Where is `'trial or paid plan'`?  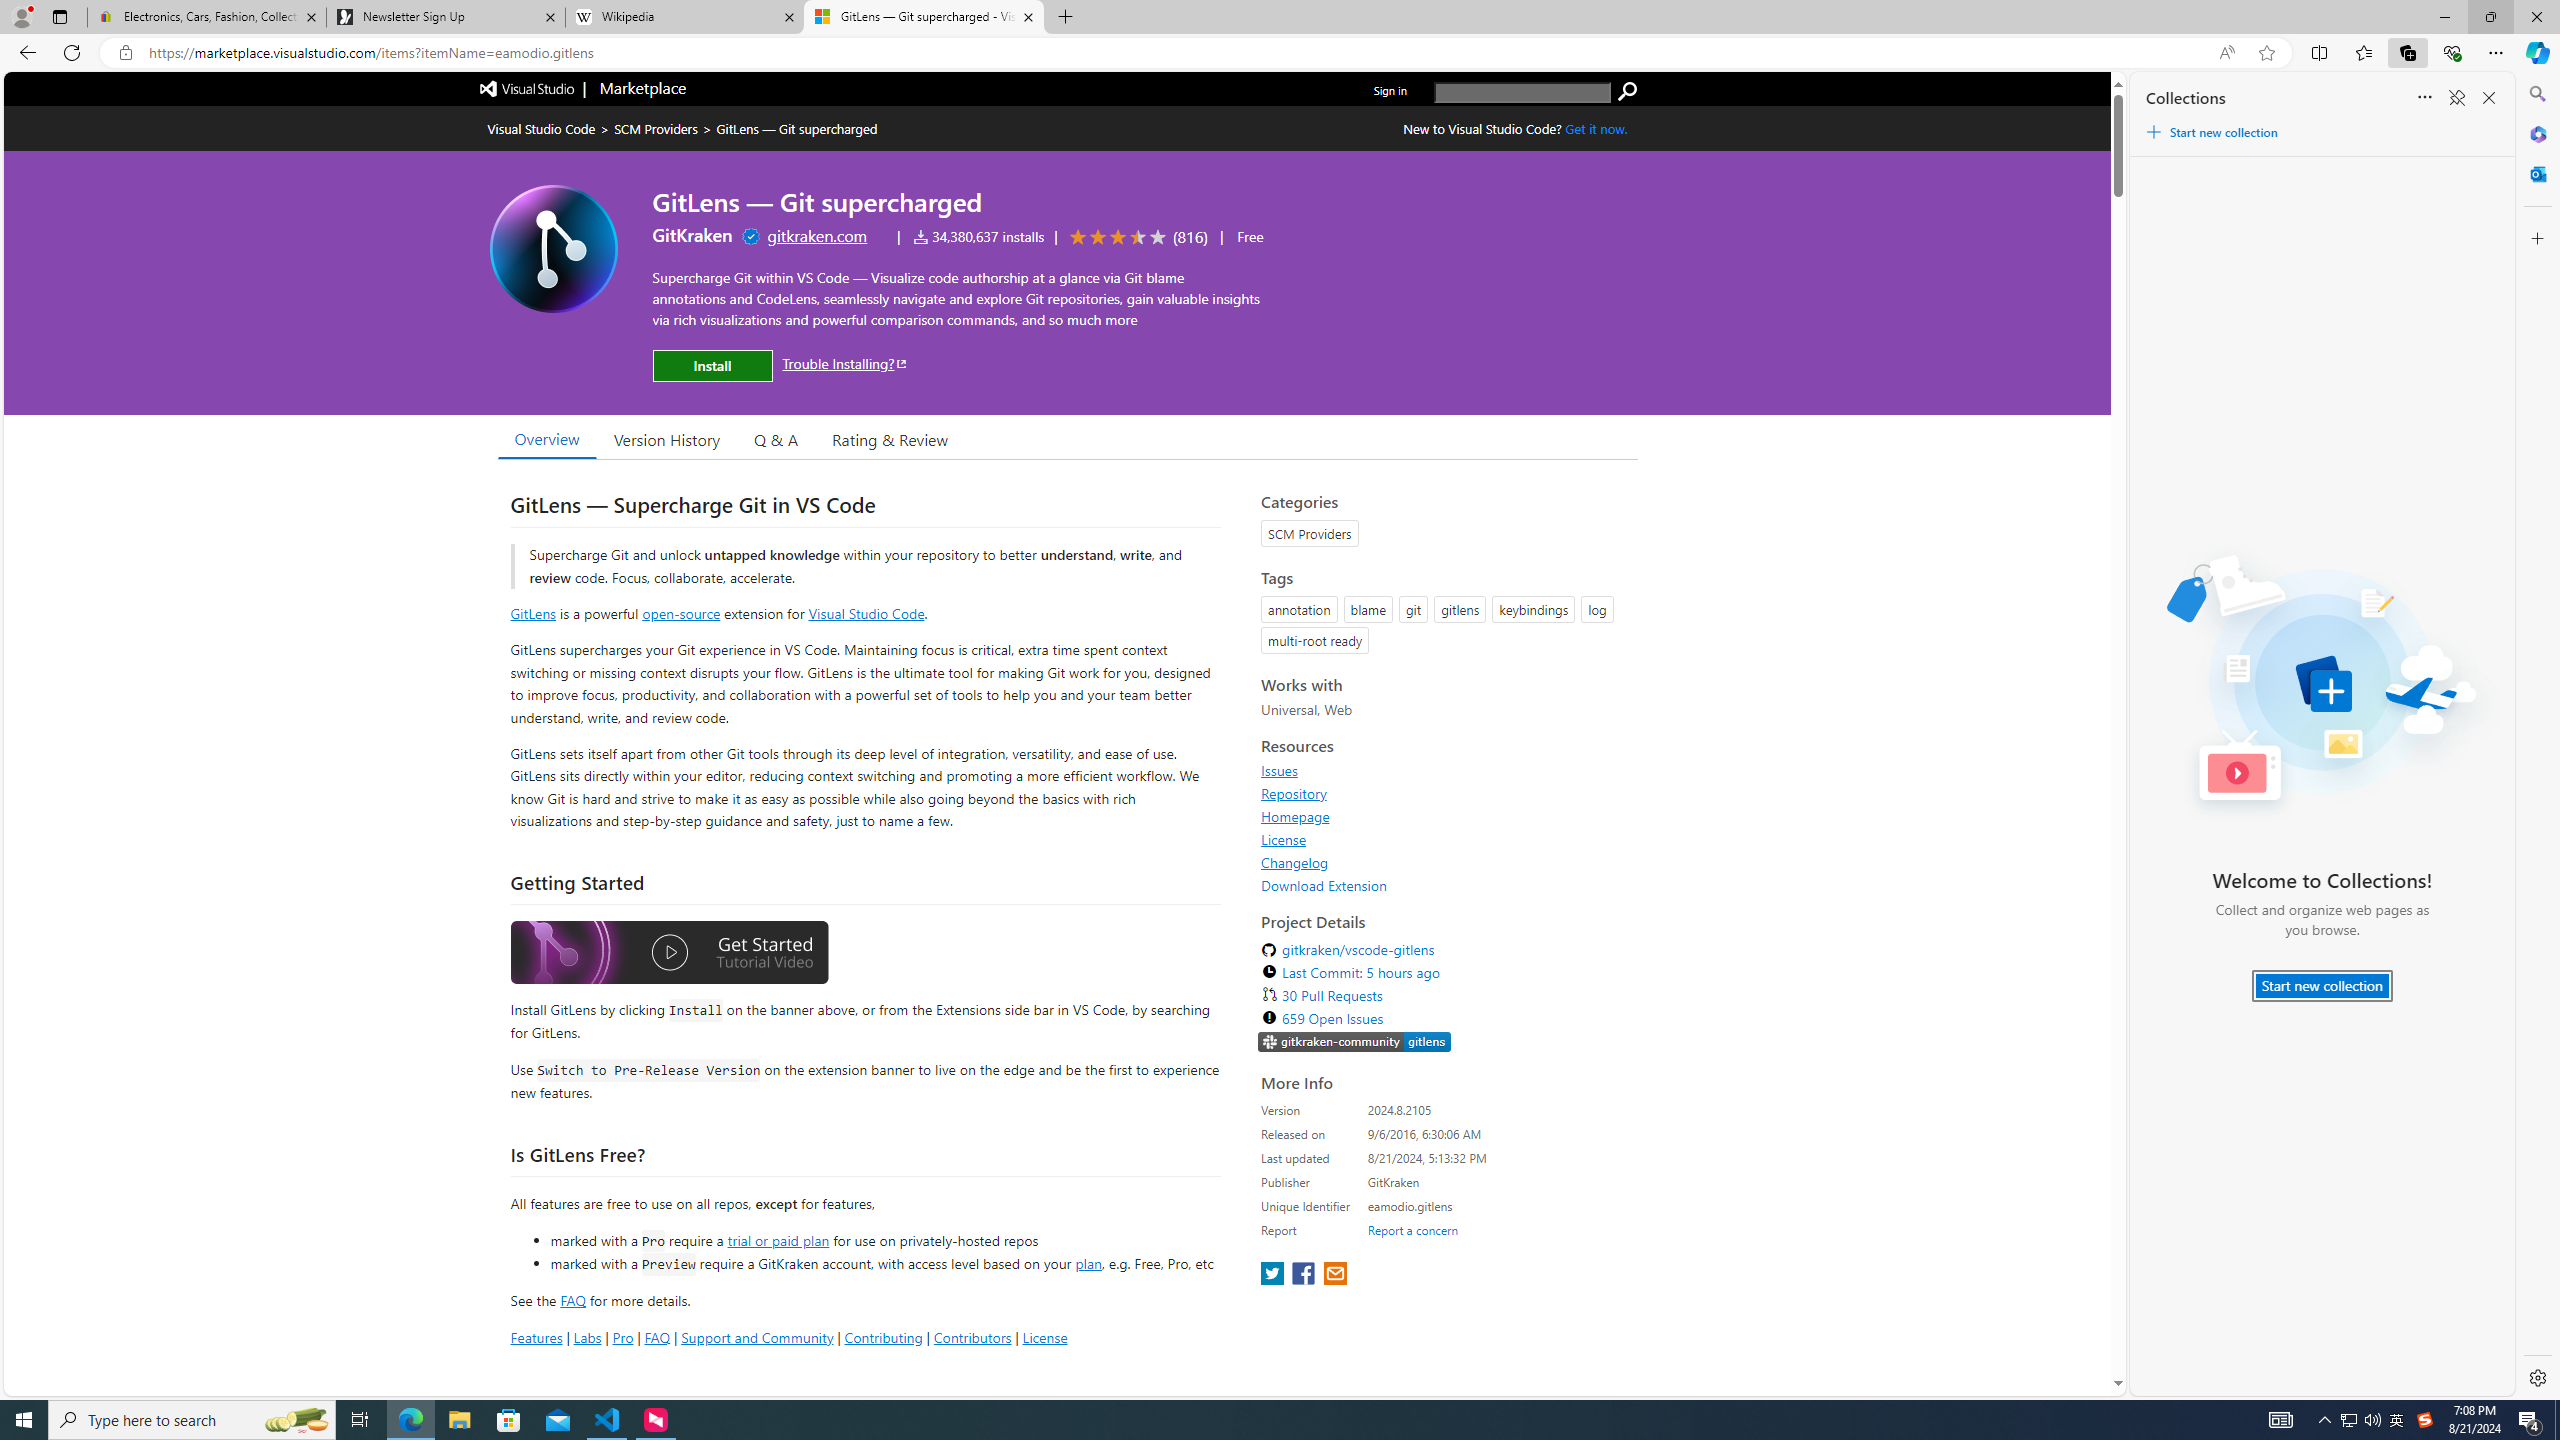
'trial or paid plan' is located at coordinates (778, 1238).